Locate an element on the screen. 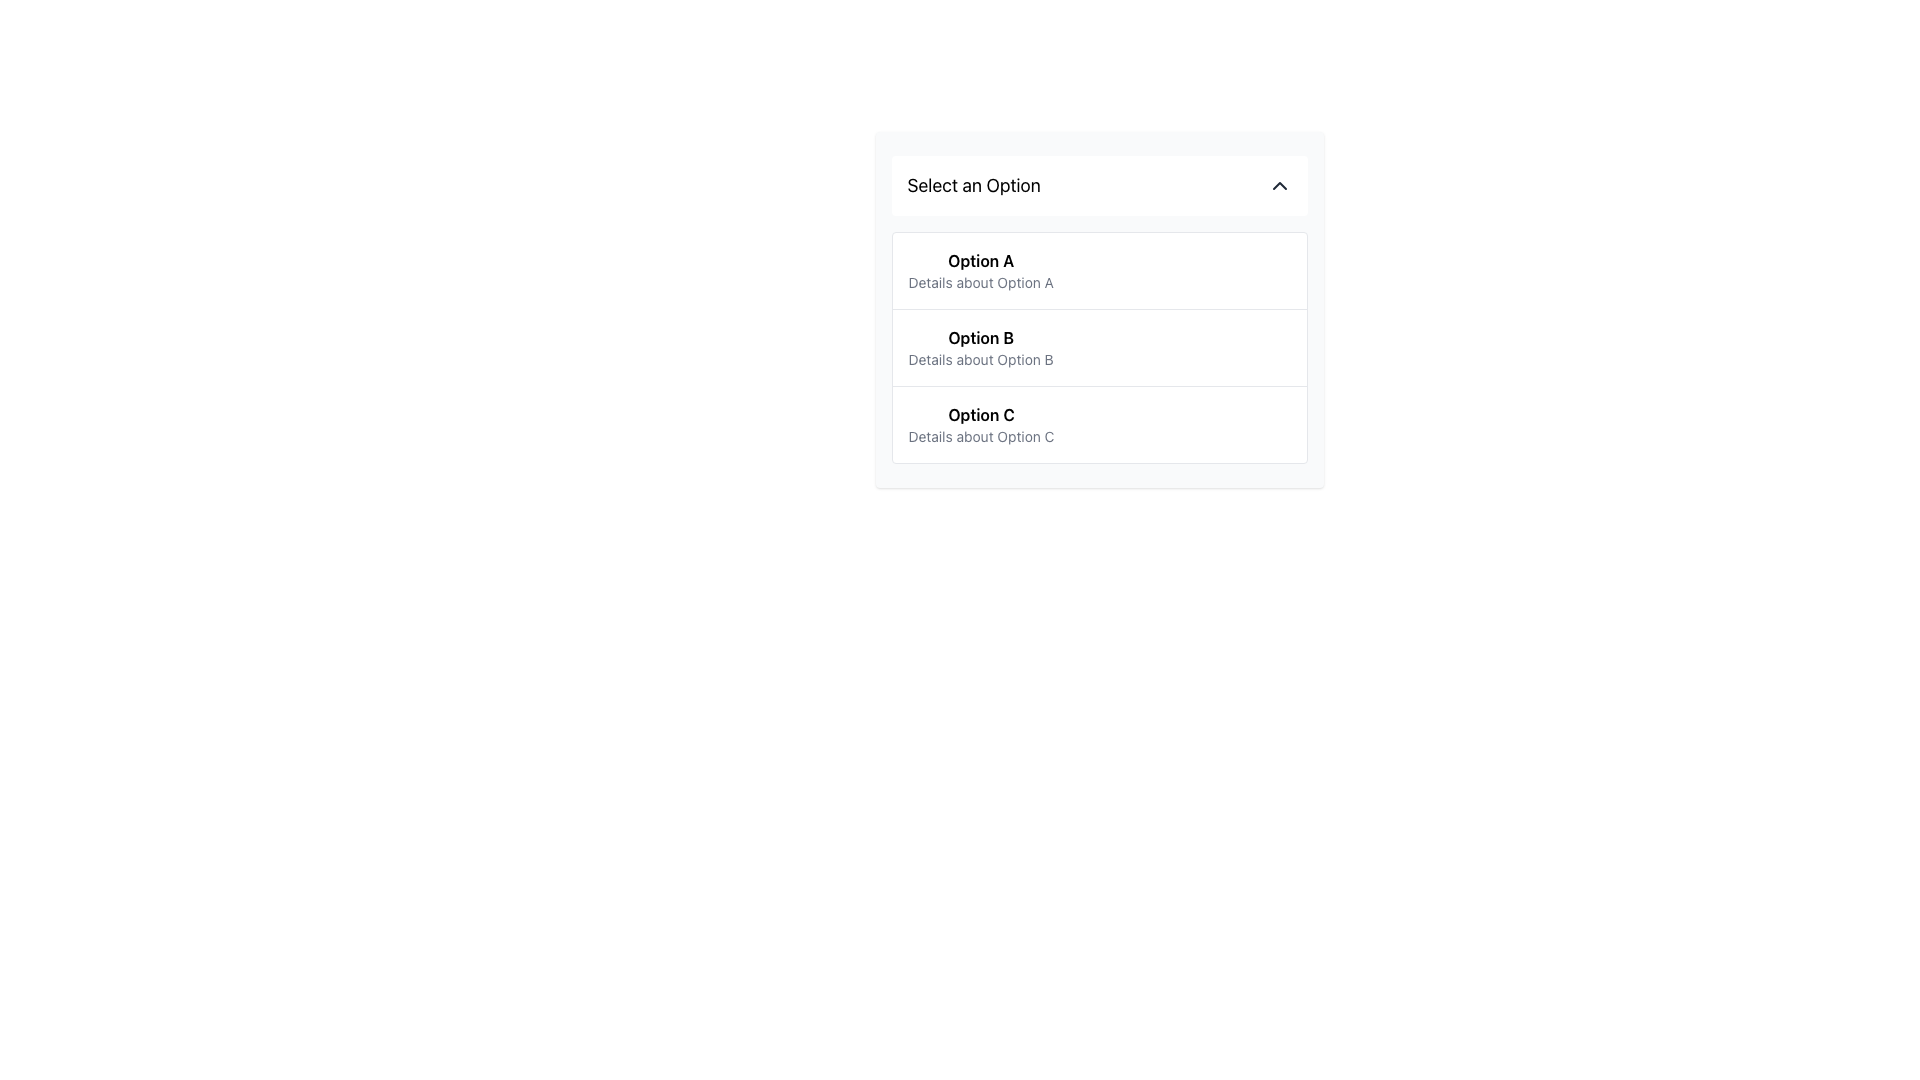 This screenshot has height=1080, width=1920. the Text Label providing additional information for 'Option C' in the dropdown menu, located at the bottom of the 'Option C' panel is located at coordinates (981, 435).